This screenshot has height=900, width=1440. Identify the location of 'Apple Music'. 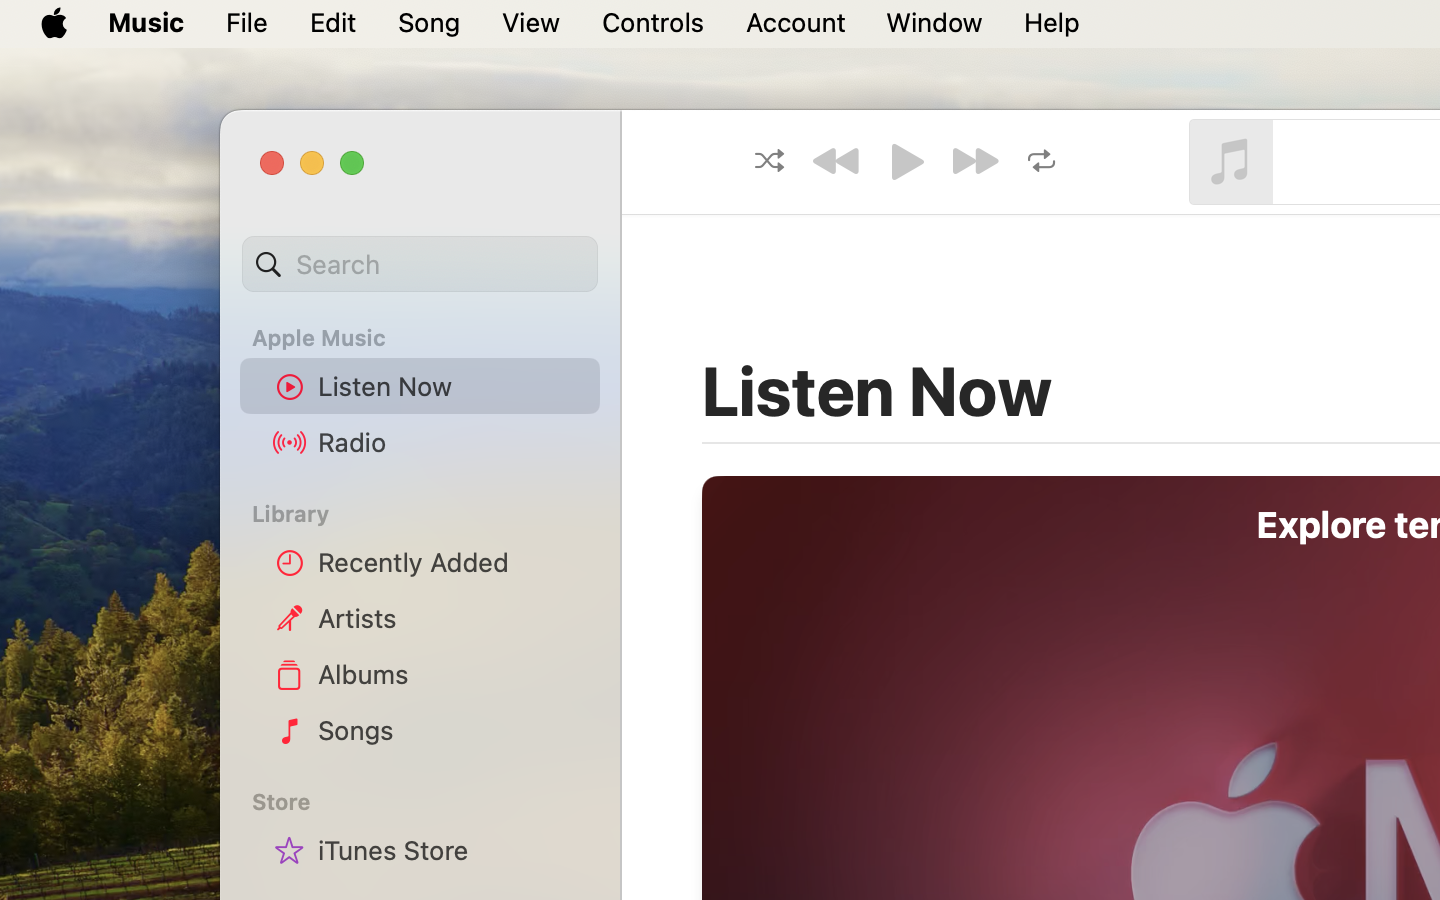
(432, 338).